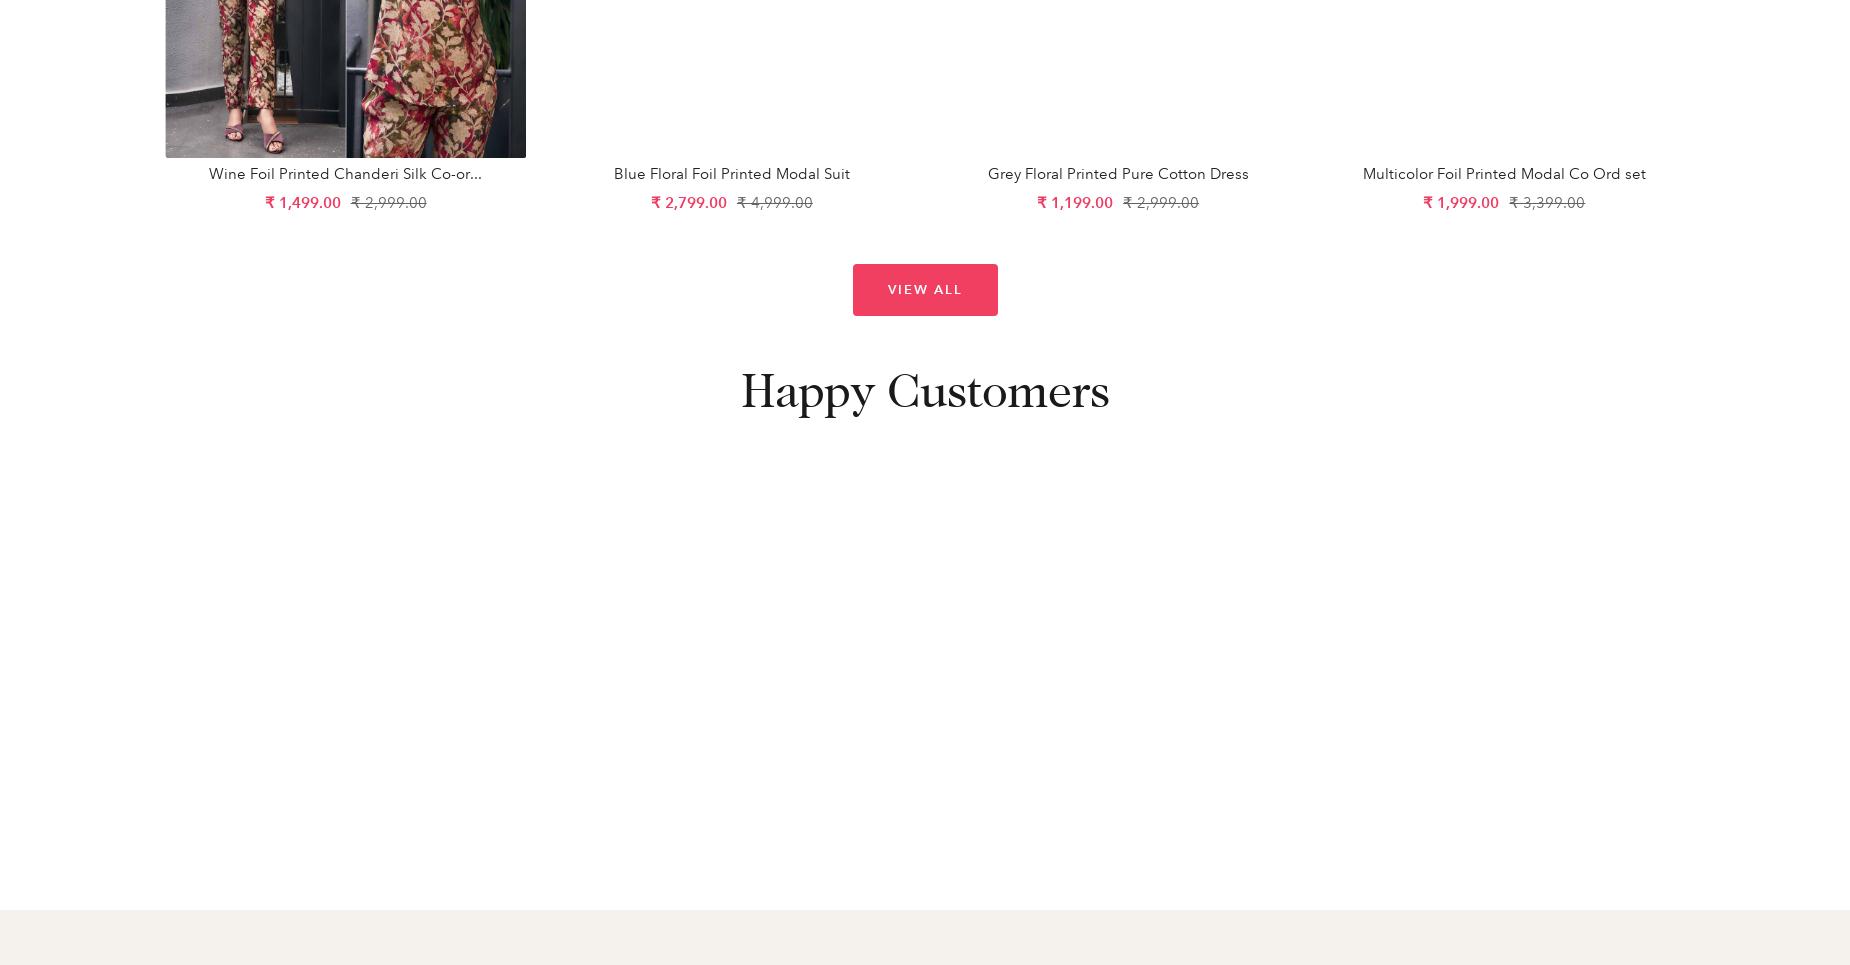 The height and width of the screenshot is (965, 1850). I want to click on 'Multicolor Foil Printed Modal Co Ord set', so click(1503, 172).